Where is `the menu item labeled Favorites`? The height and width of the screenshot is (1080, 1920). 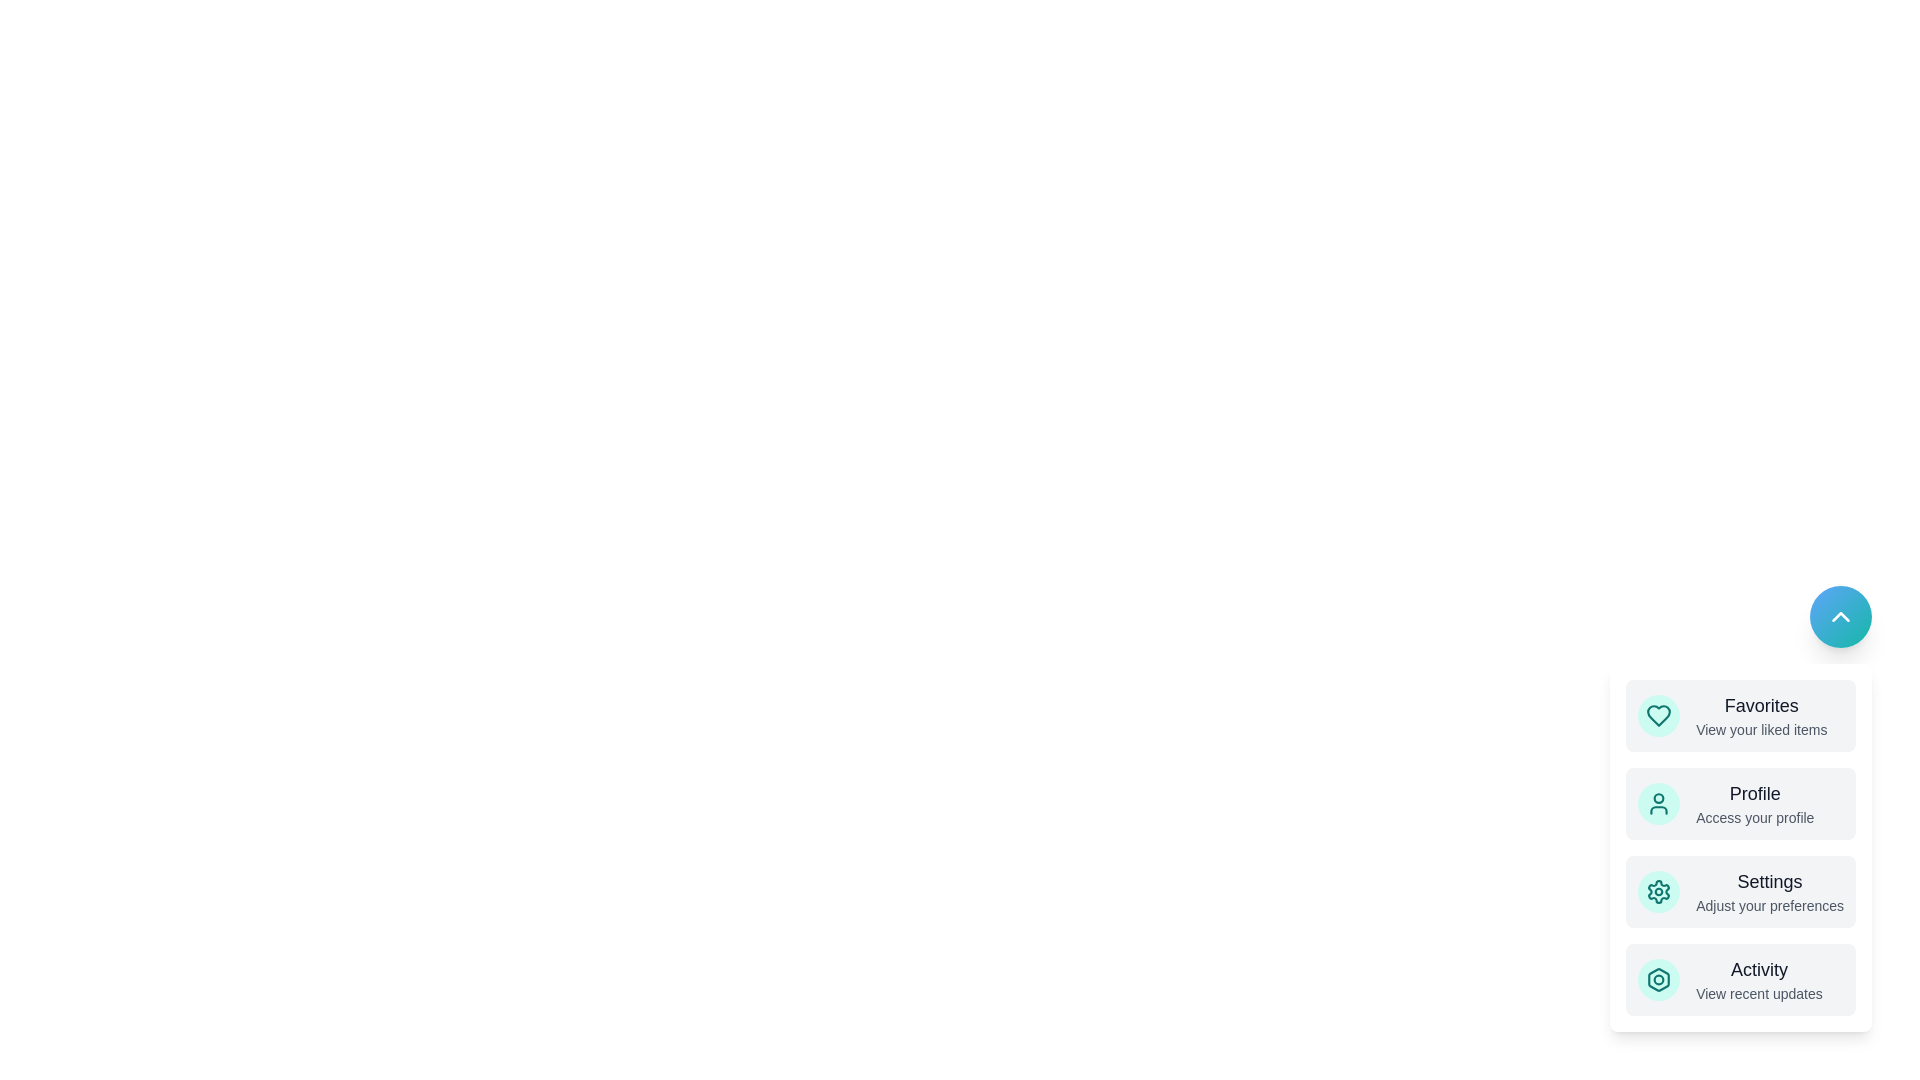
the menu item labeled Favorites is located at coordinates (1740, 715).